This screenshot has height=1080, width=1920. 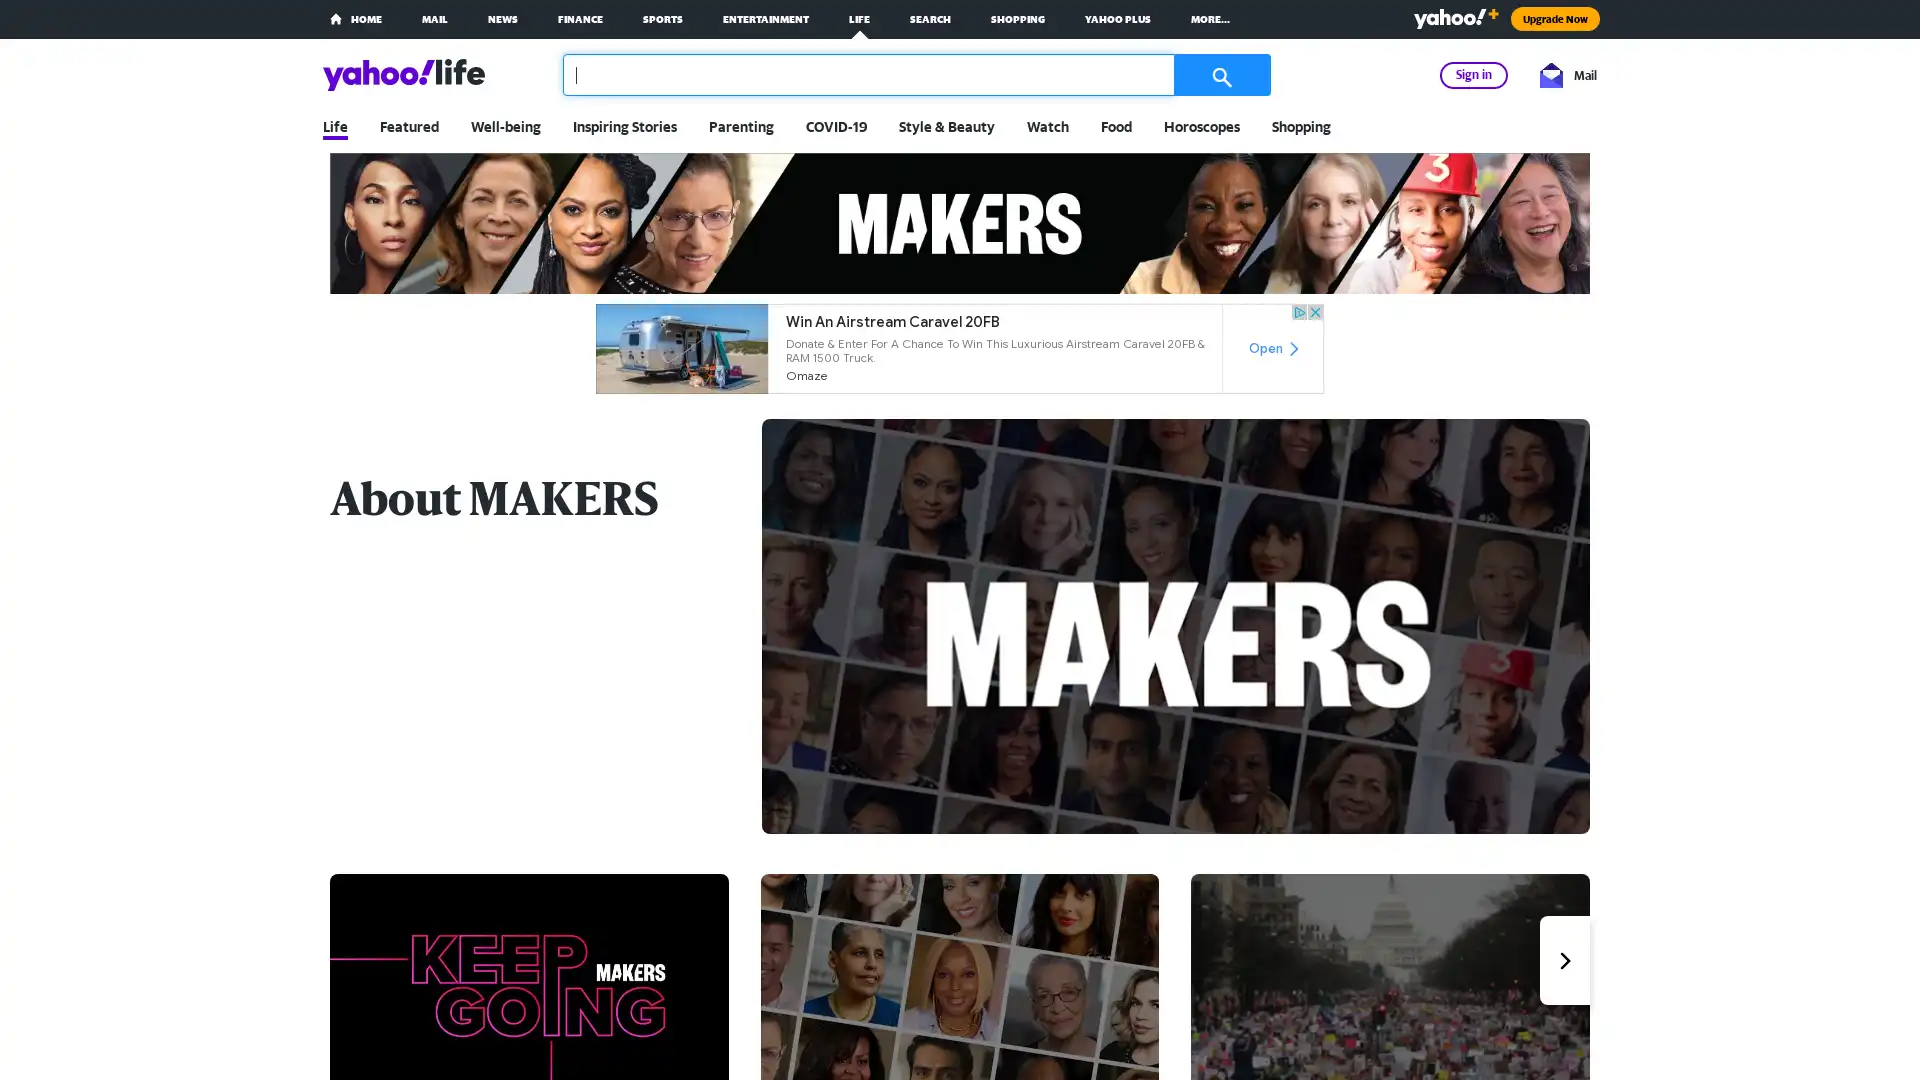 What do you see at coordinates (1563, 959) in the screenshot?
I see `Next` at bounding box center [1563, 959].